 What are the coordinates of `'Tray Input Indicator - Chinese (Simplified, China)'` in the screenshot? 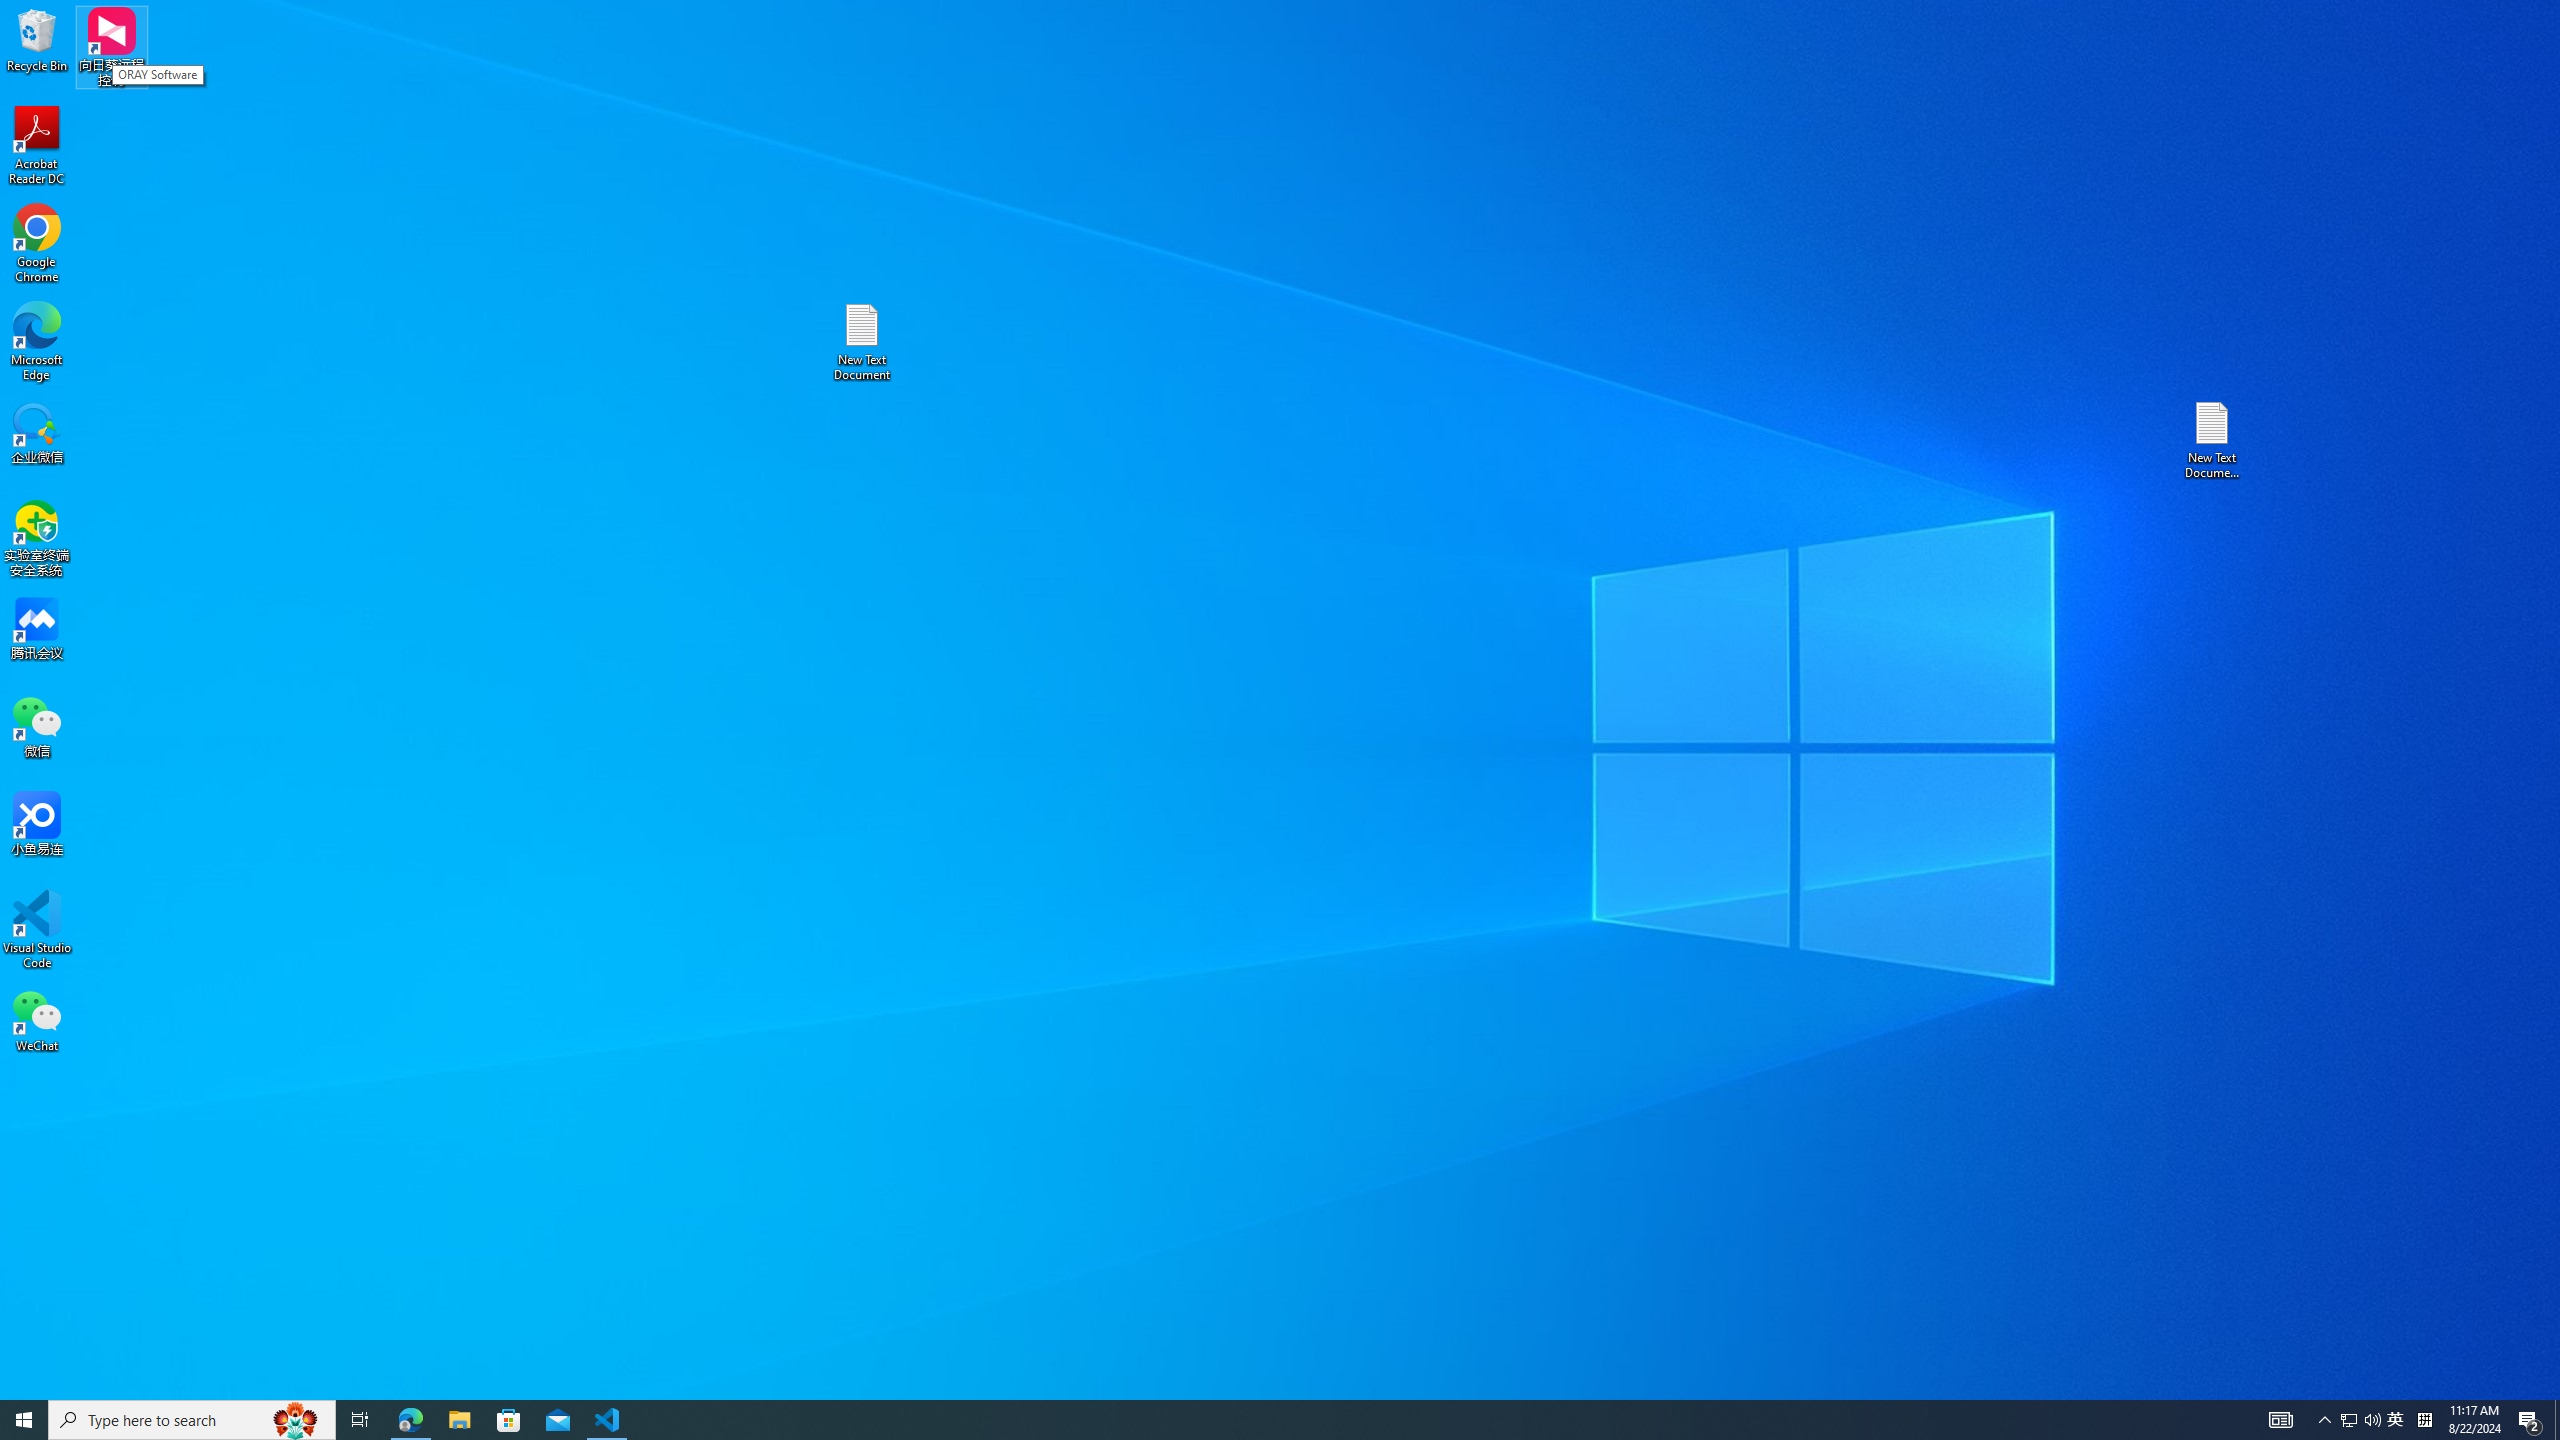 It's located at (2348, 1418).